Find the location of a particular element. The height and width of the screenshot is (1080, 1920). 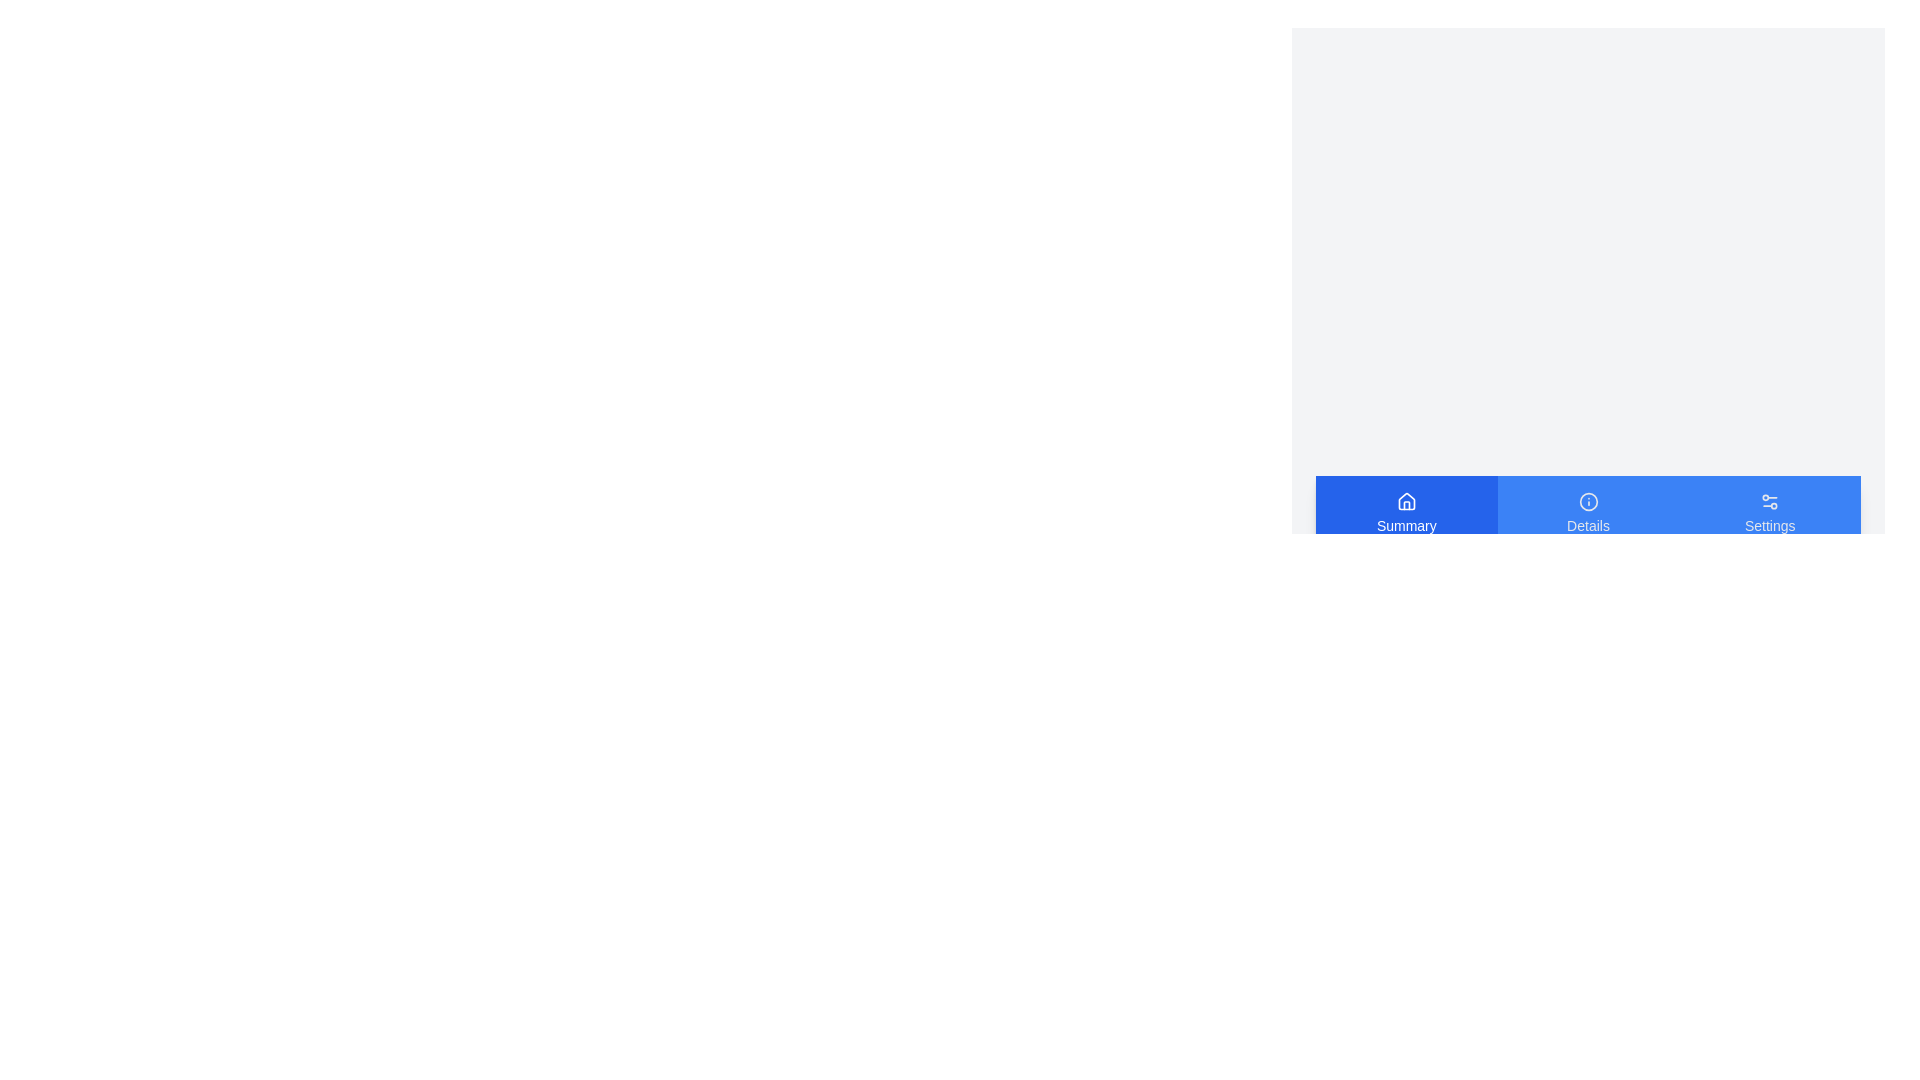

the Settings tab is located at coordinates (1770, 512).